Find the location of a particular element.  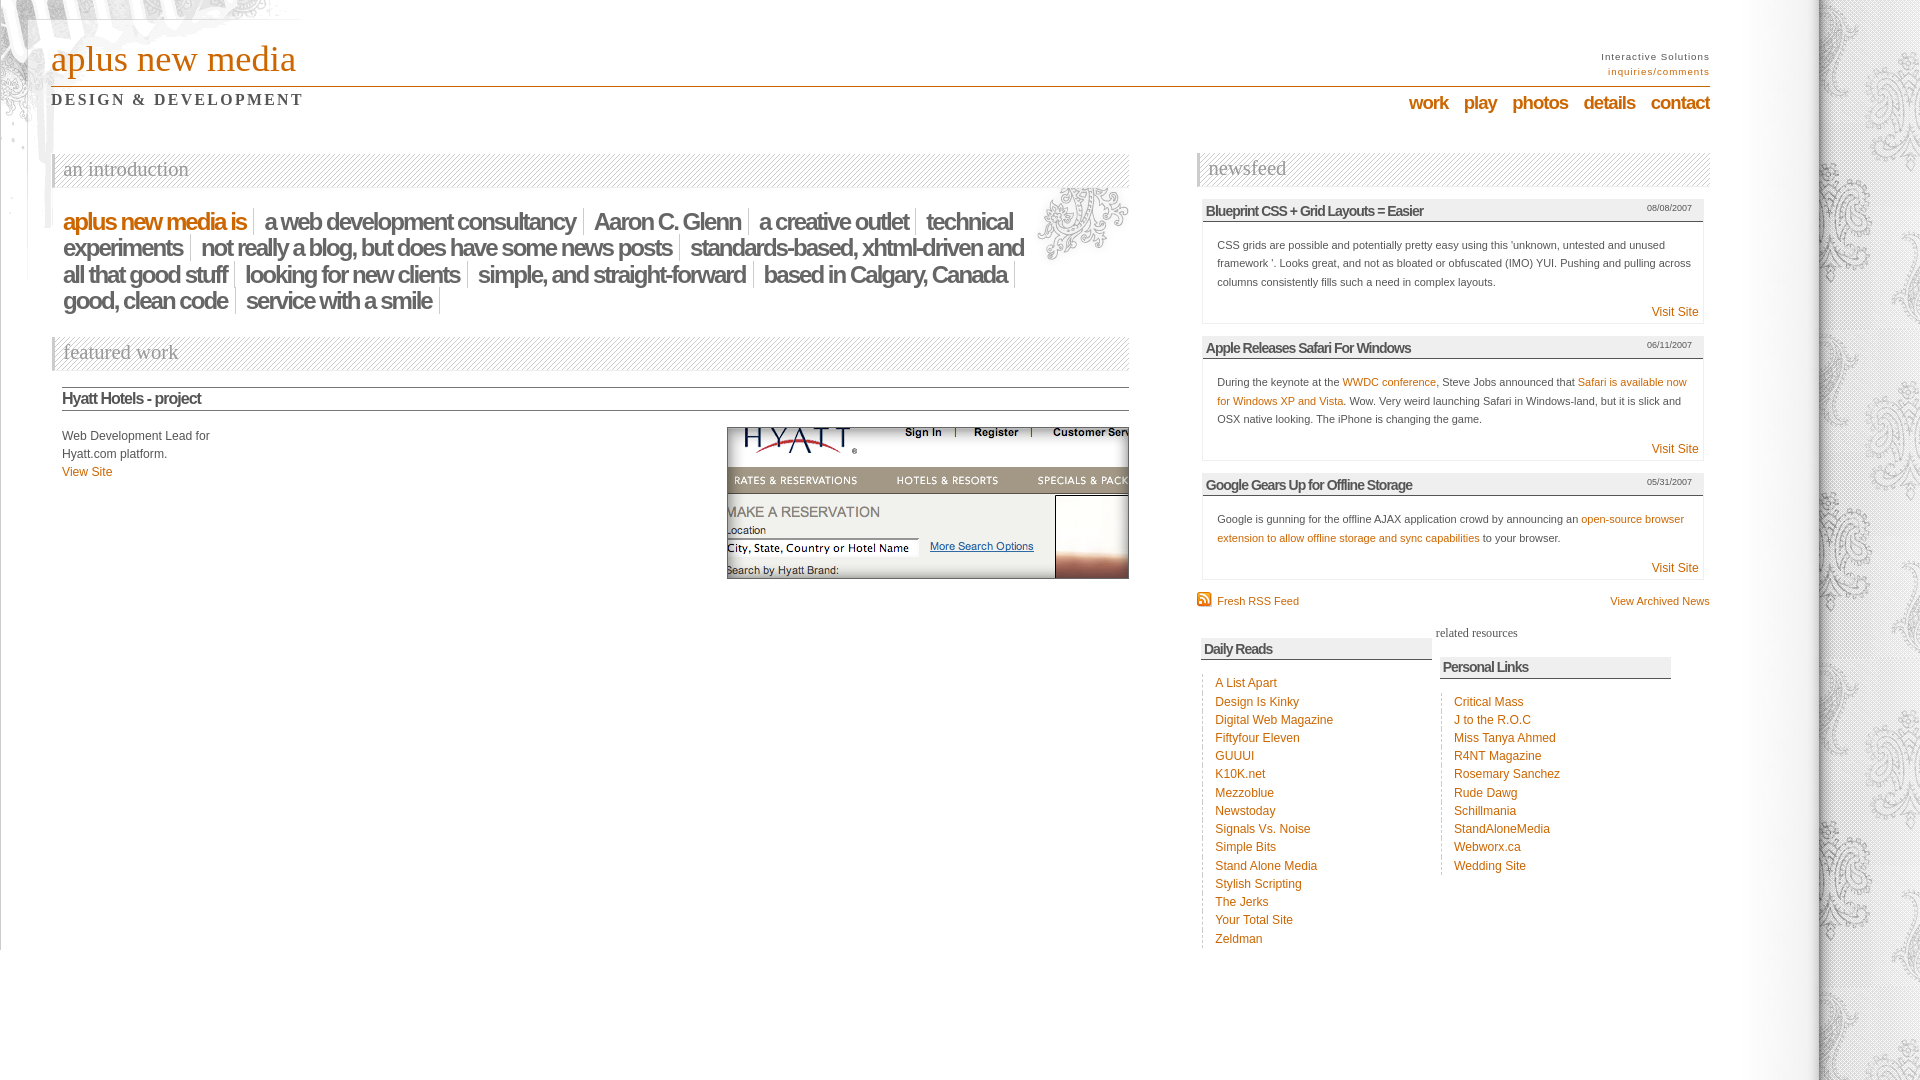

'View Archived News' is located at coordinates (1659, 599).